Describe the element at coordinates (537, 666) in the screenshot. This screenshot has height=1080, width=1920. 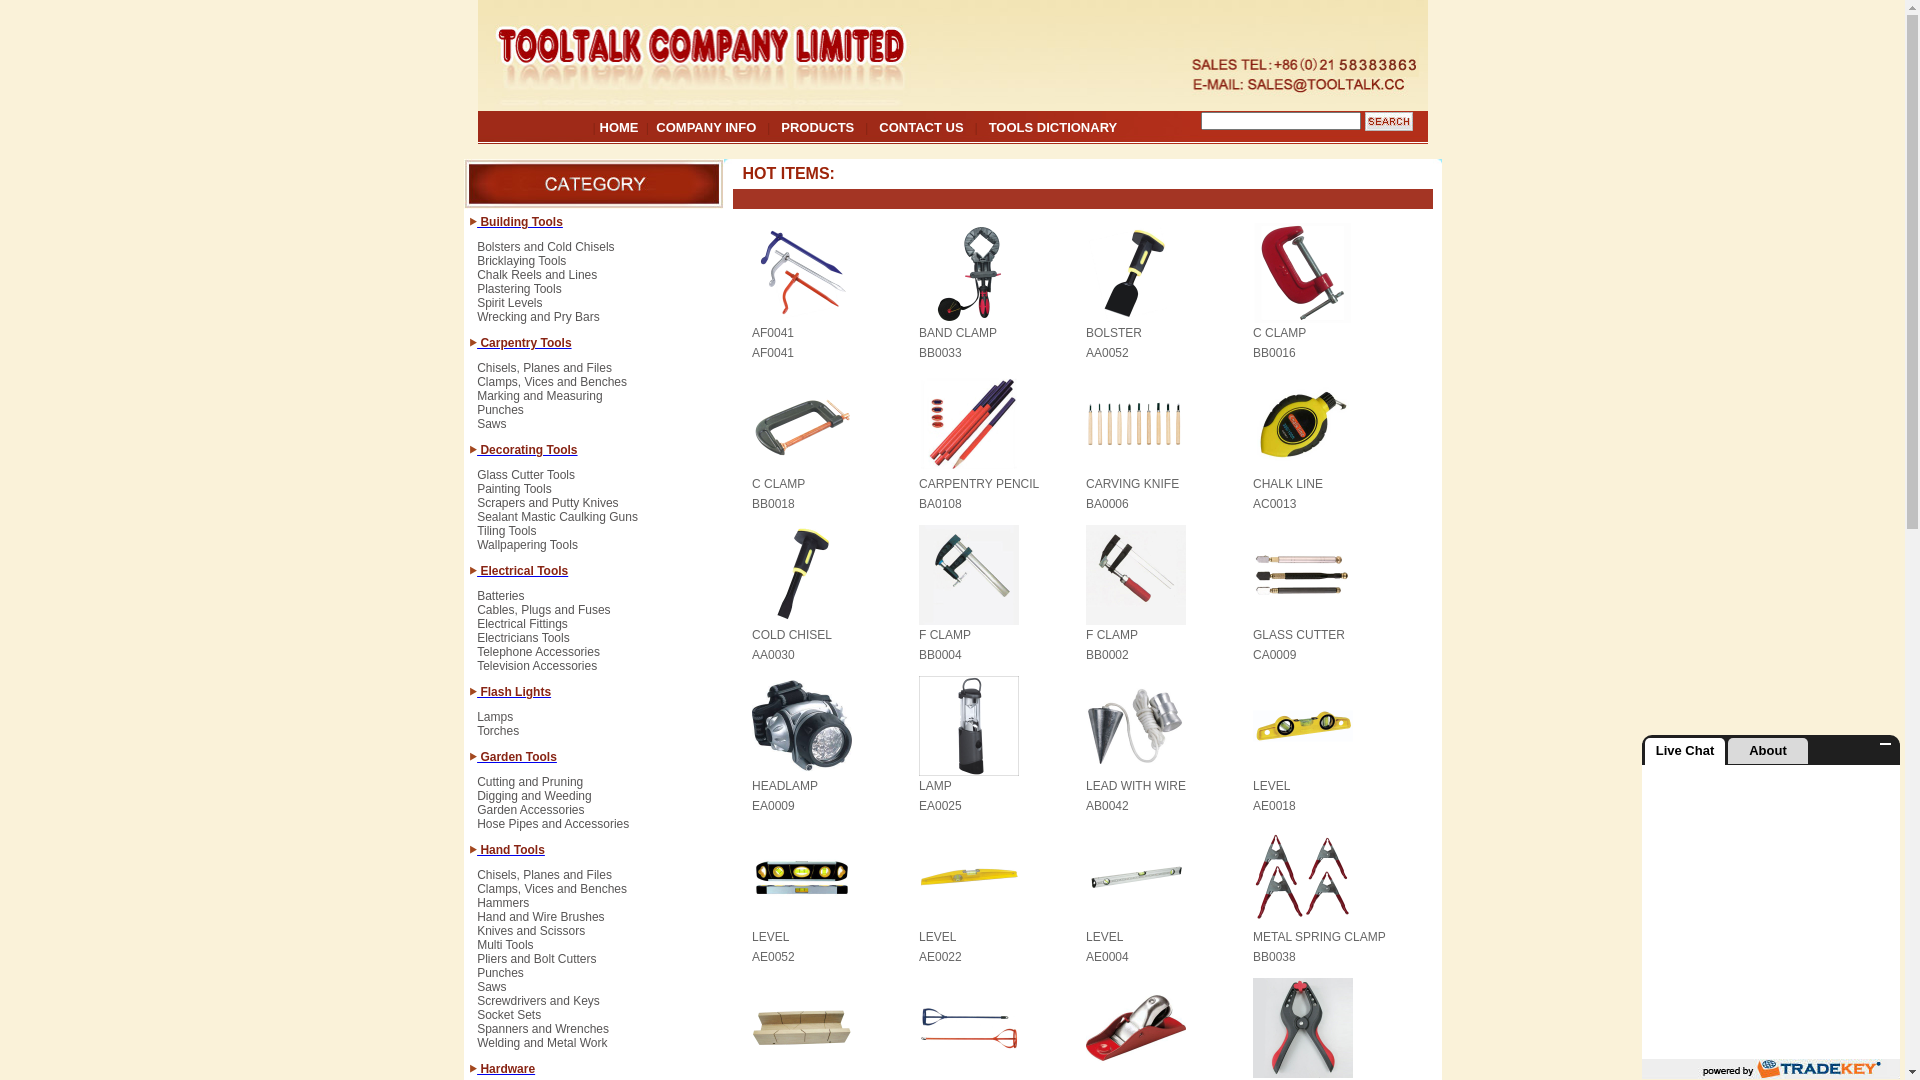
I see `'Television Accessories'` at that location.